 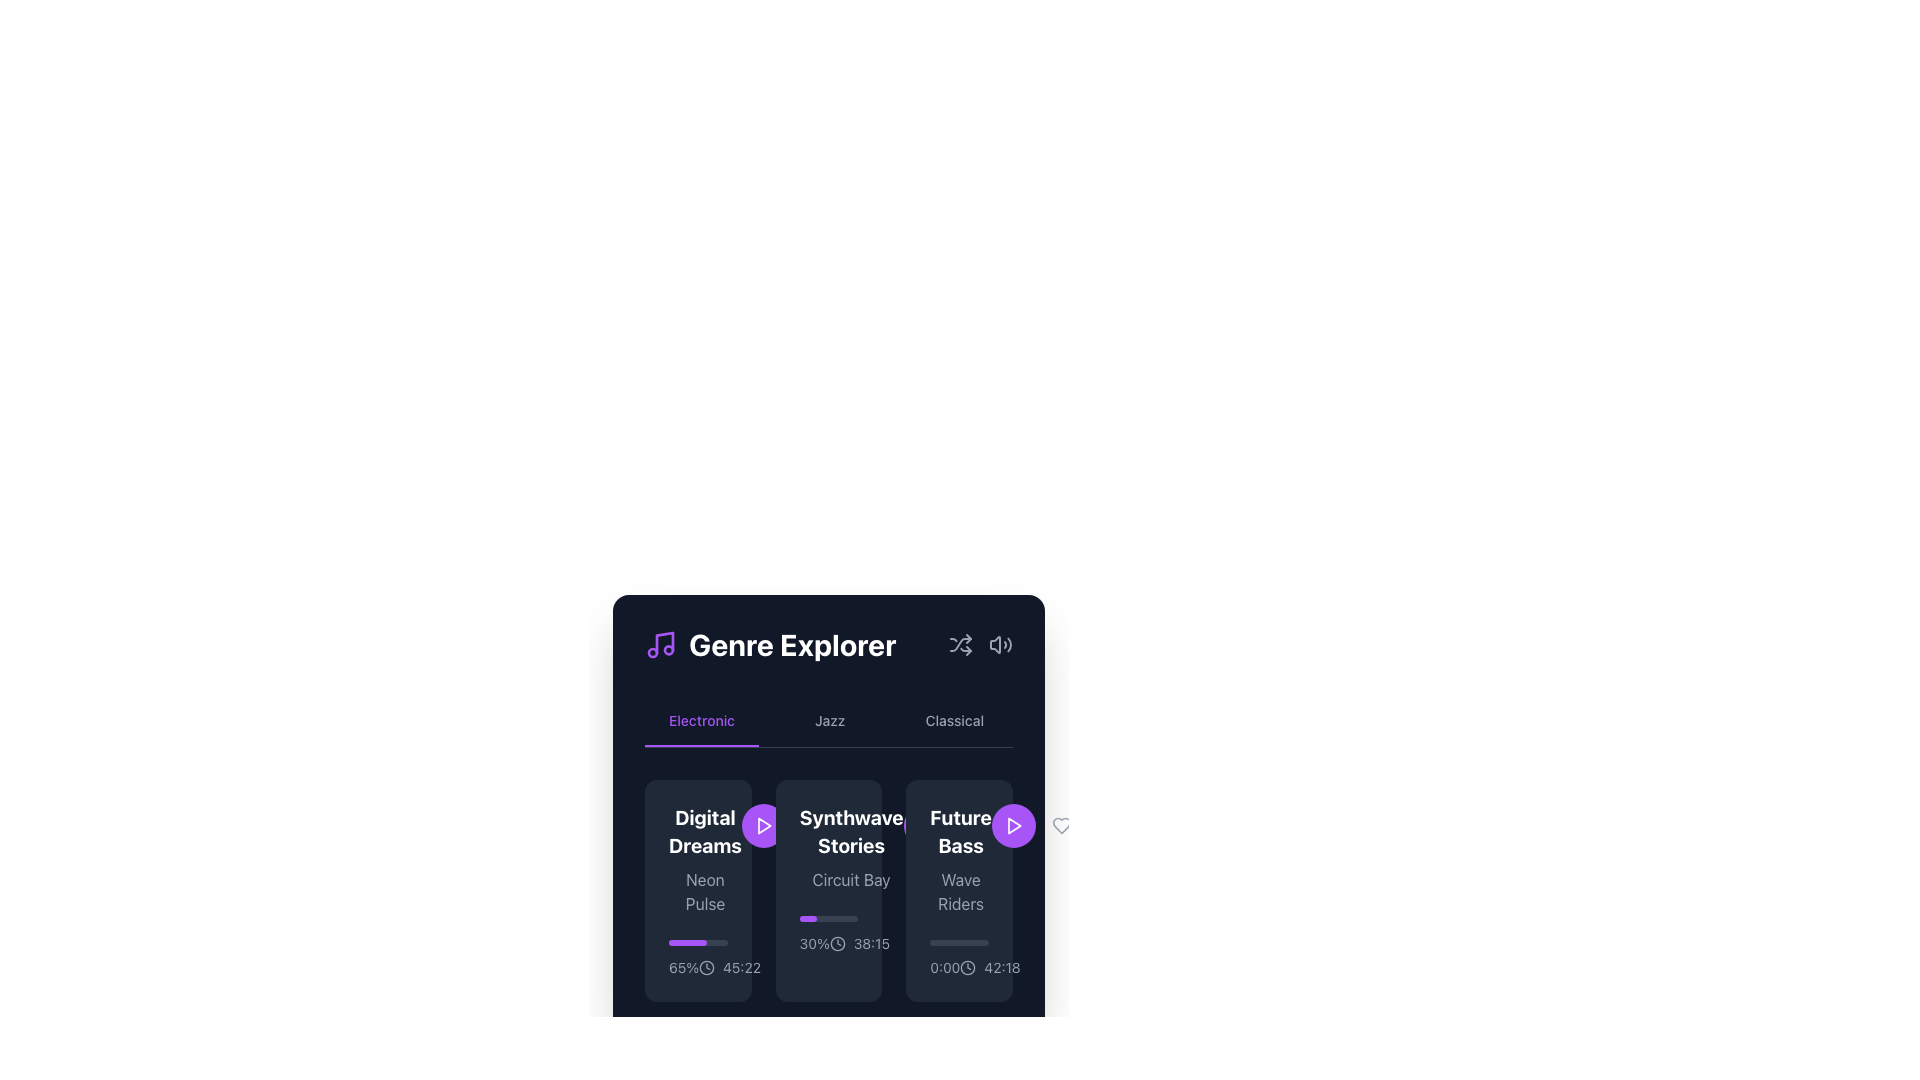 I want to click on the Text Label with Icon that displays the elapsed time ('0:00') and total duration ('42:18') of the audio track in the 'Future Bass' genre card located in the 'Genre Explorer' section, so click(x=958, y=967).